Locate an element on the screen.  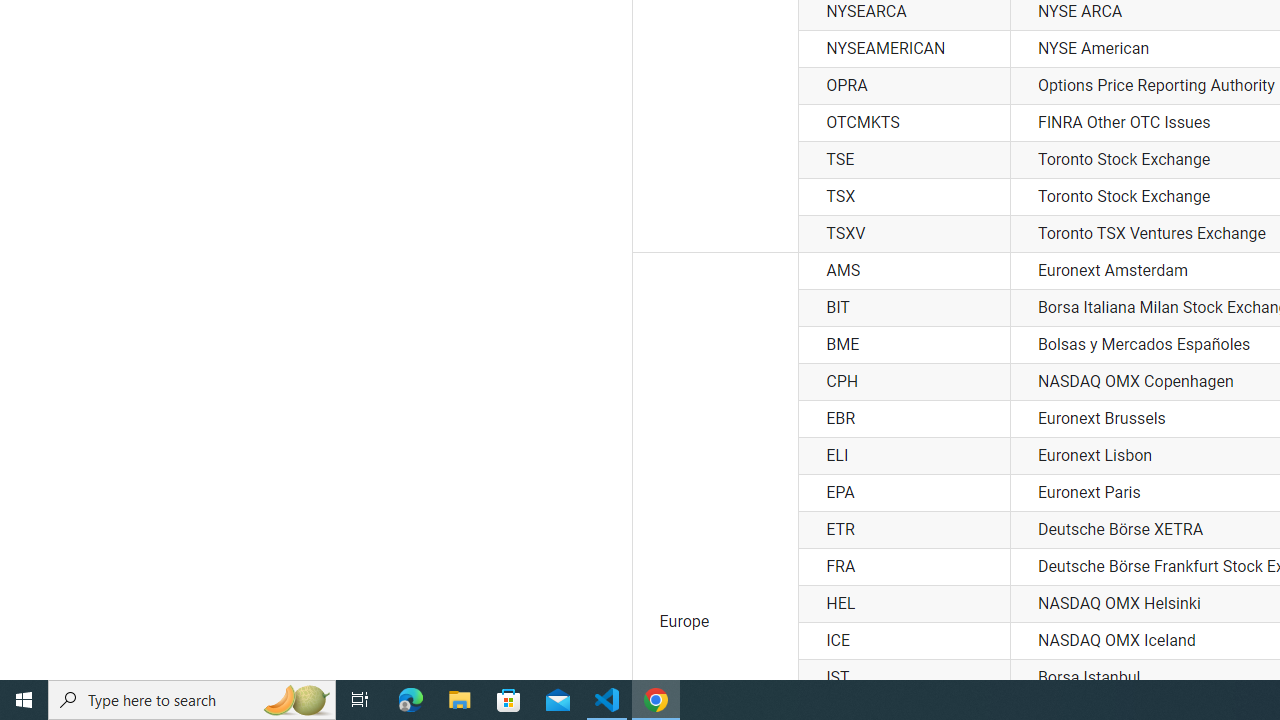
'EBR' is located at coordinates (903, 418).